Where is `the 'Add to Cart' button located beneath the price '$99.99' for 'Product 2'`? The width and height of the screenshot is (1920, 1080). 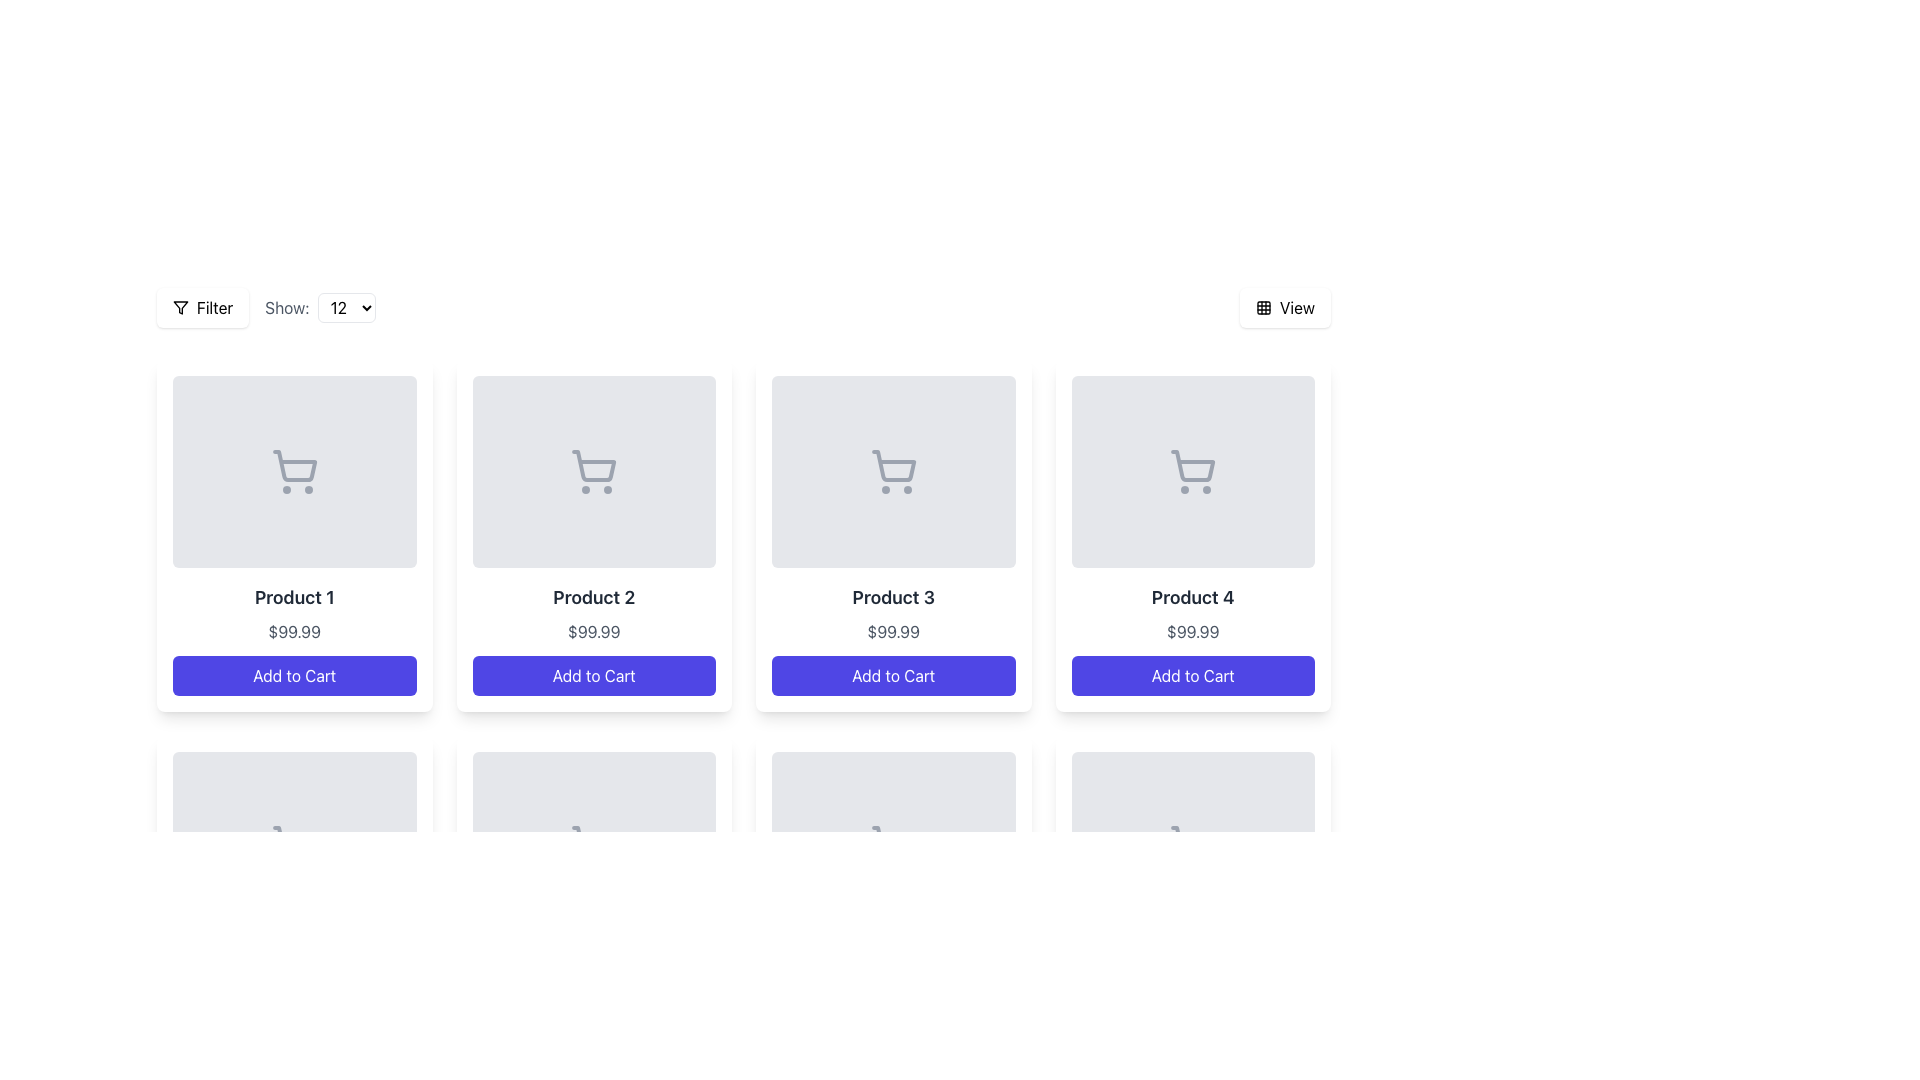
the 'Add to Cart' button located beneath the price '$99.99' for 'Product 2' is located at coordinates (593, 675).